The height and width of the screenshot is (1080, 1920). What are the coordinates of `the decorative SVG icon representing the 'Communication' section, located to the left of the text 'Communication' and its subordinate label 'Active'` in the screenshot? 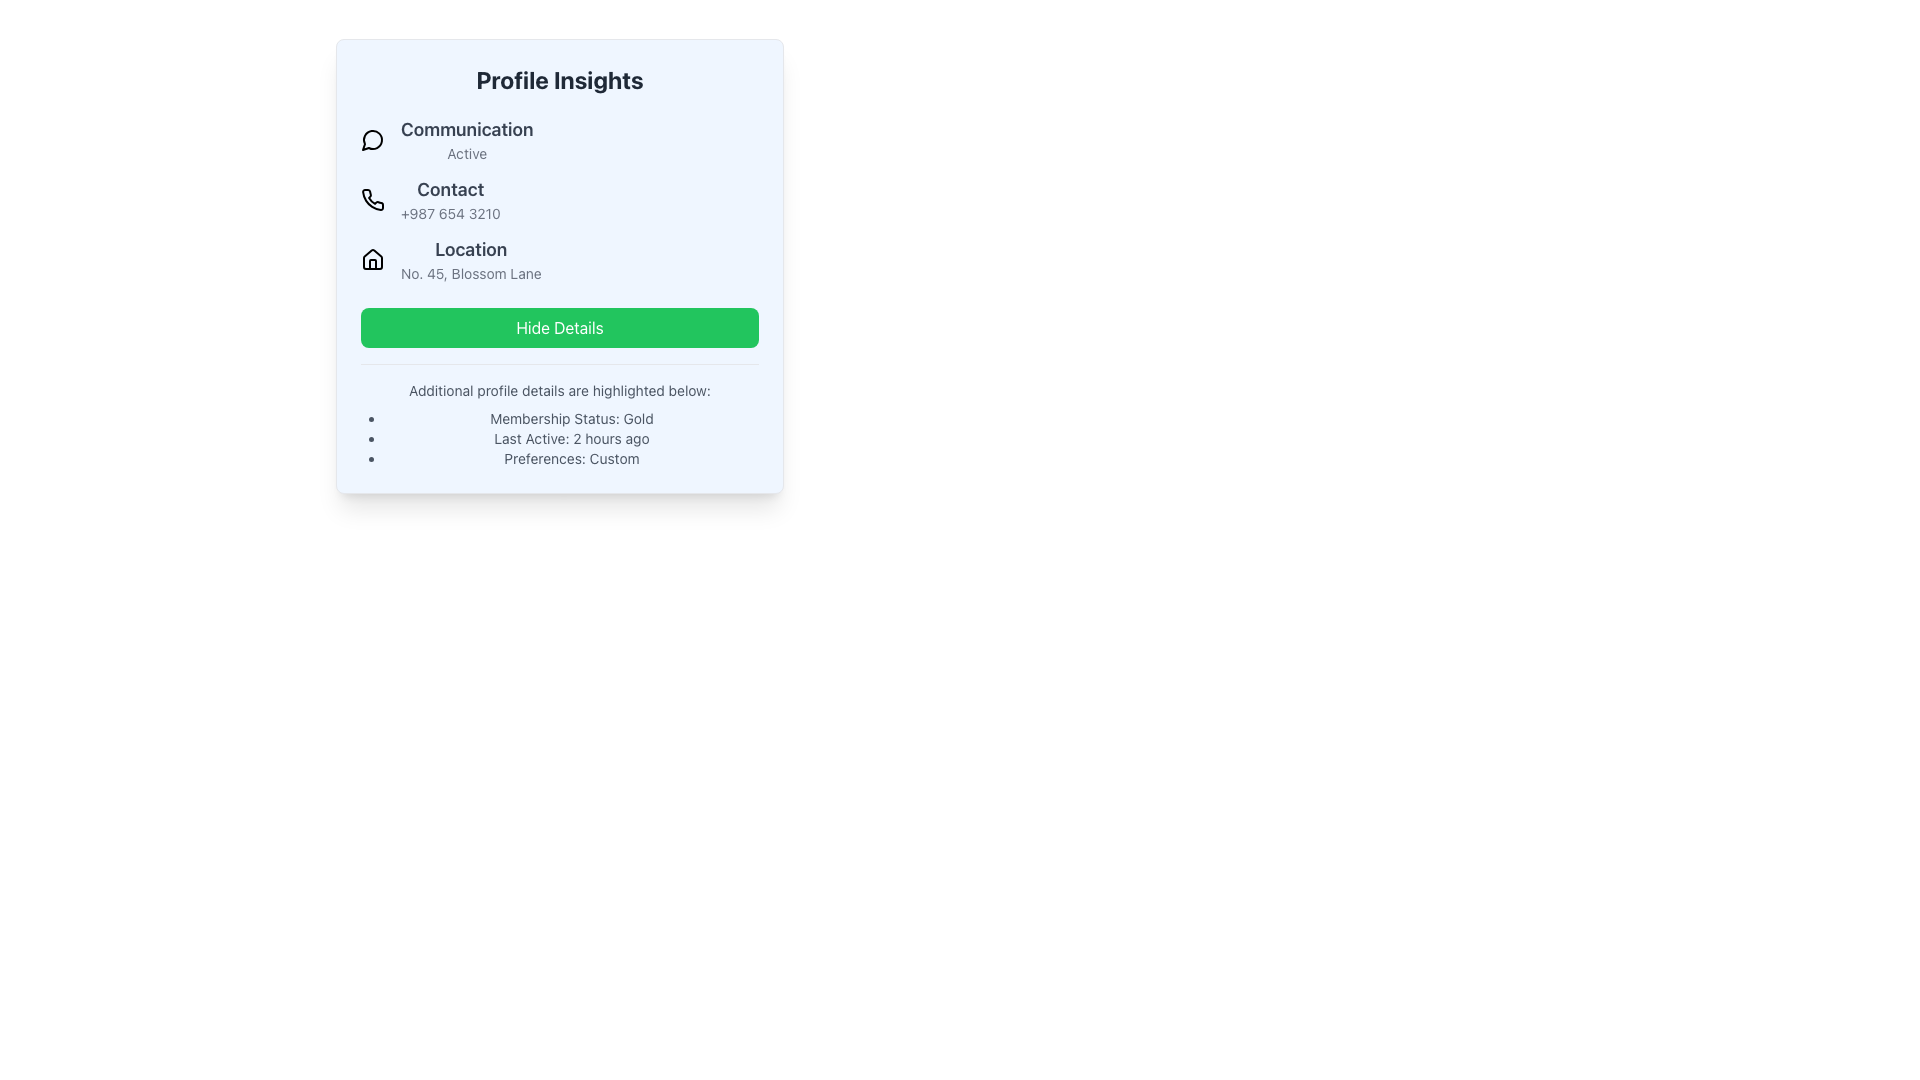 It's located at (372, 139).